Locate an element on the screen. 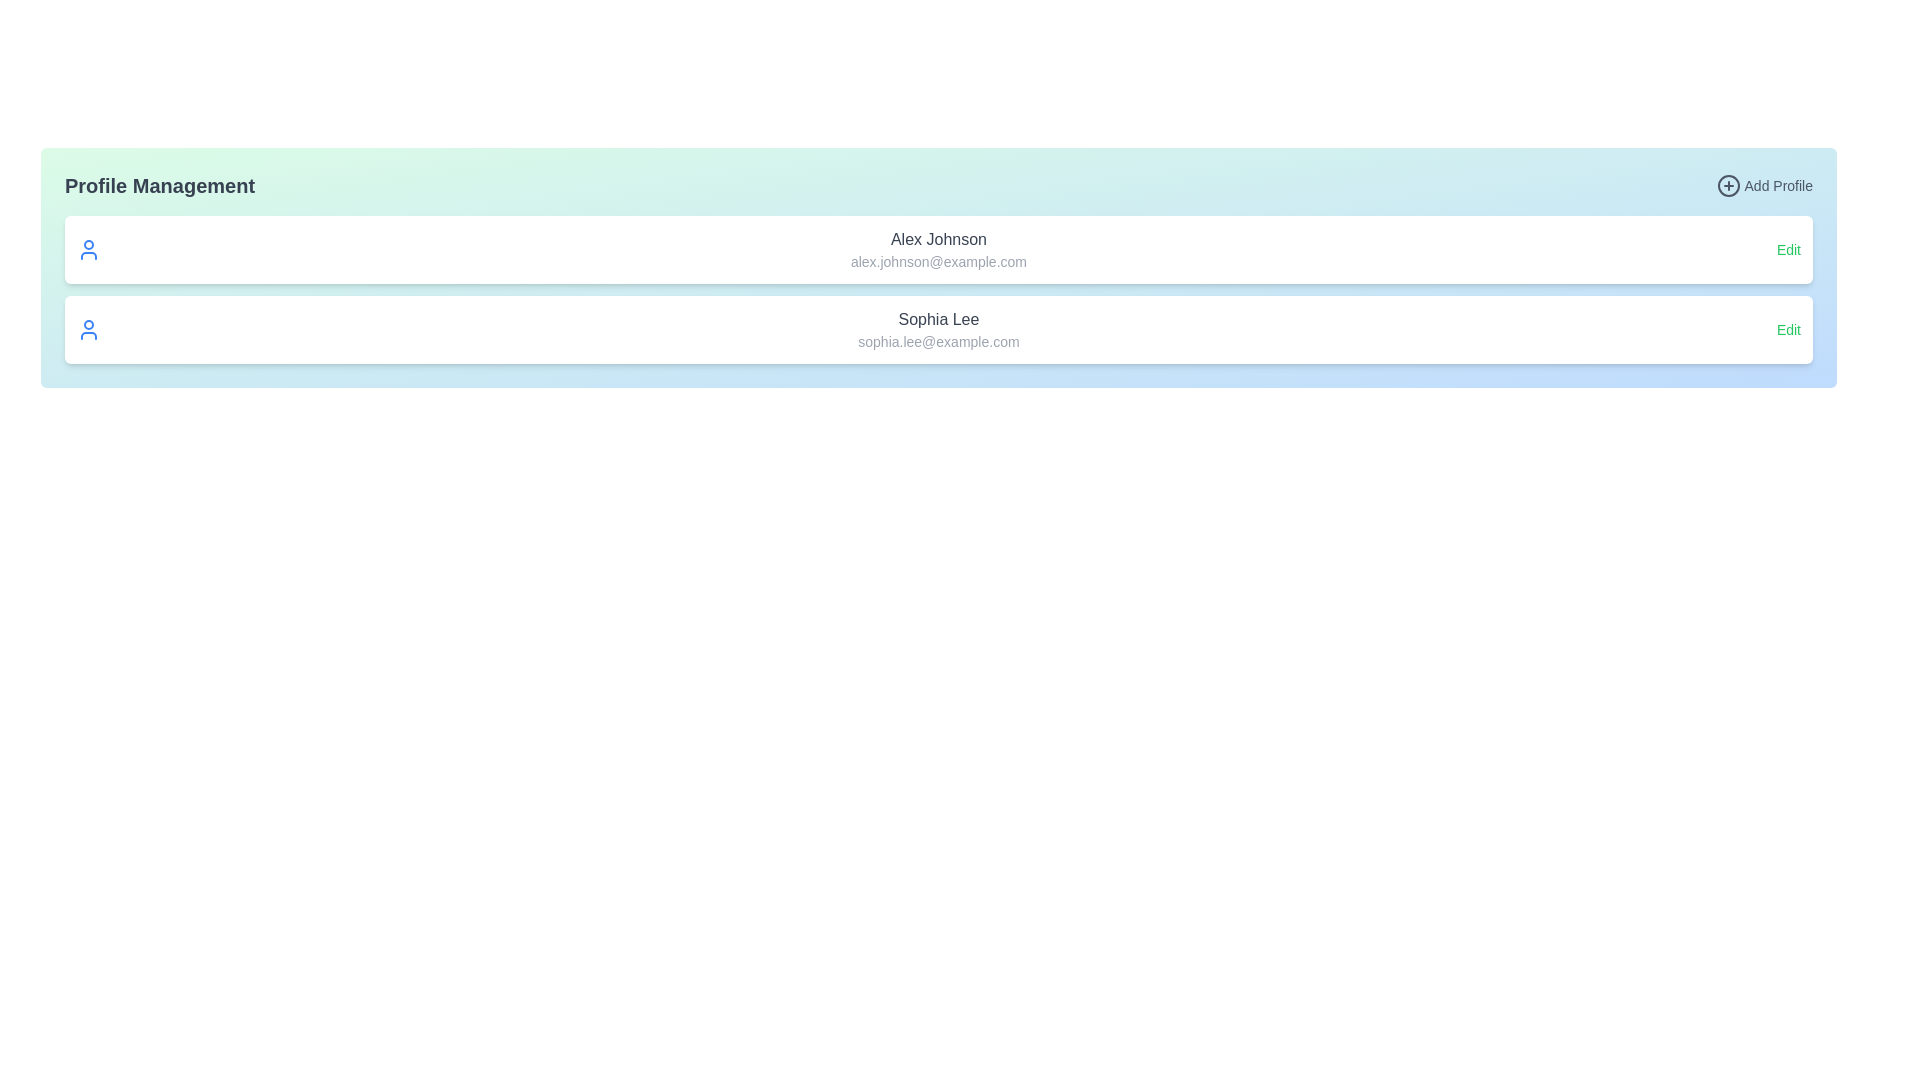 The width and height of the screenshot is (1920, 1080). the text button for editing user information associated with 'Sophia Lee' and 'sophia.lee@example.com' is located at coordinates (1788, 329).